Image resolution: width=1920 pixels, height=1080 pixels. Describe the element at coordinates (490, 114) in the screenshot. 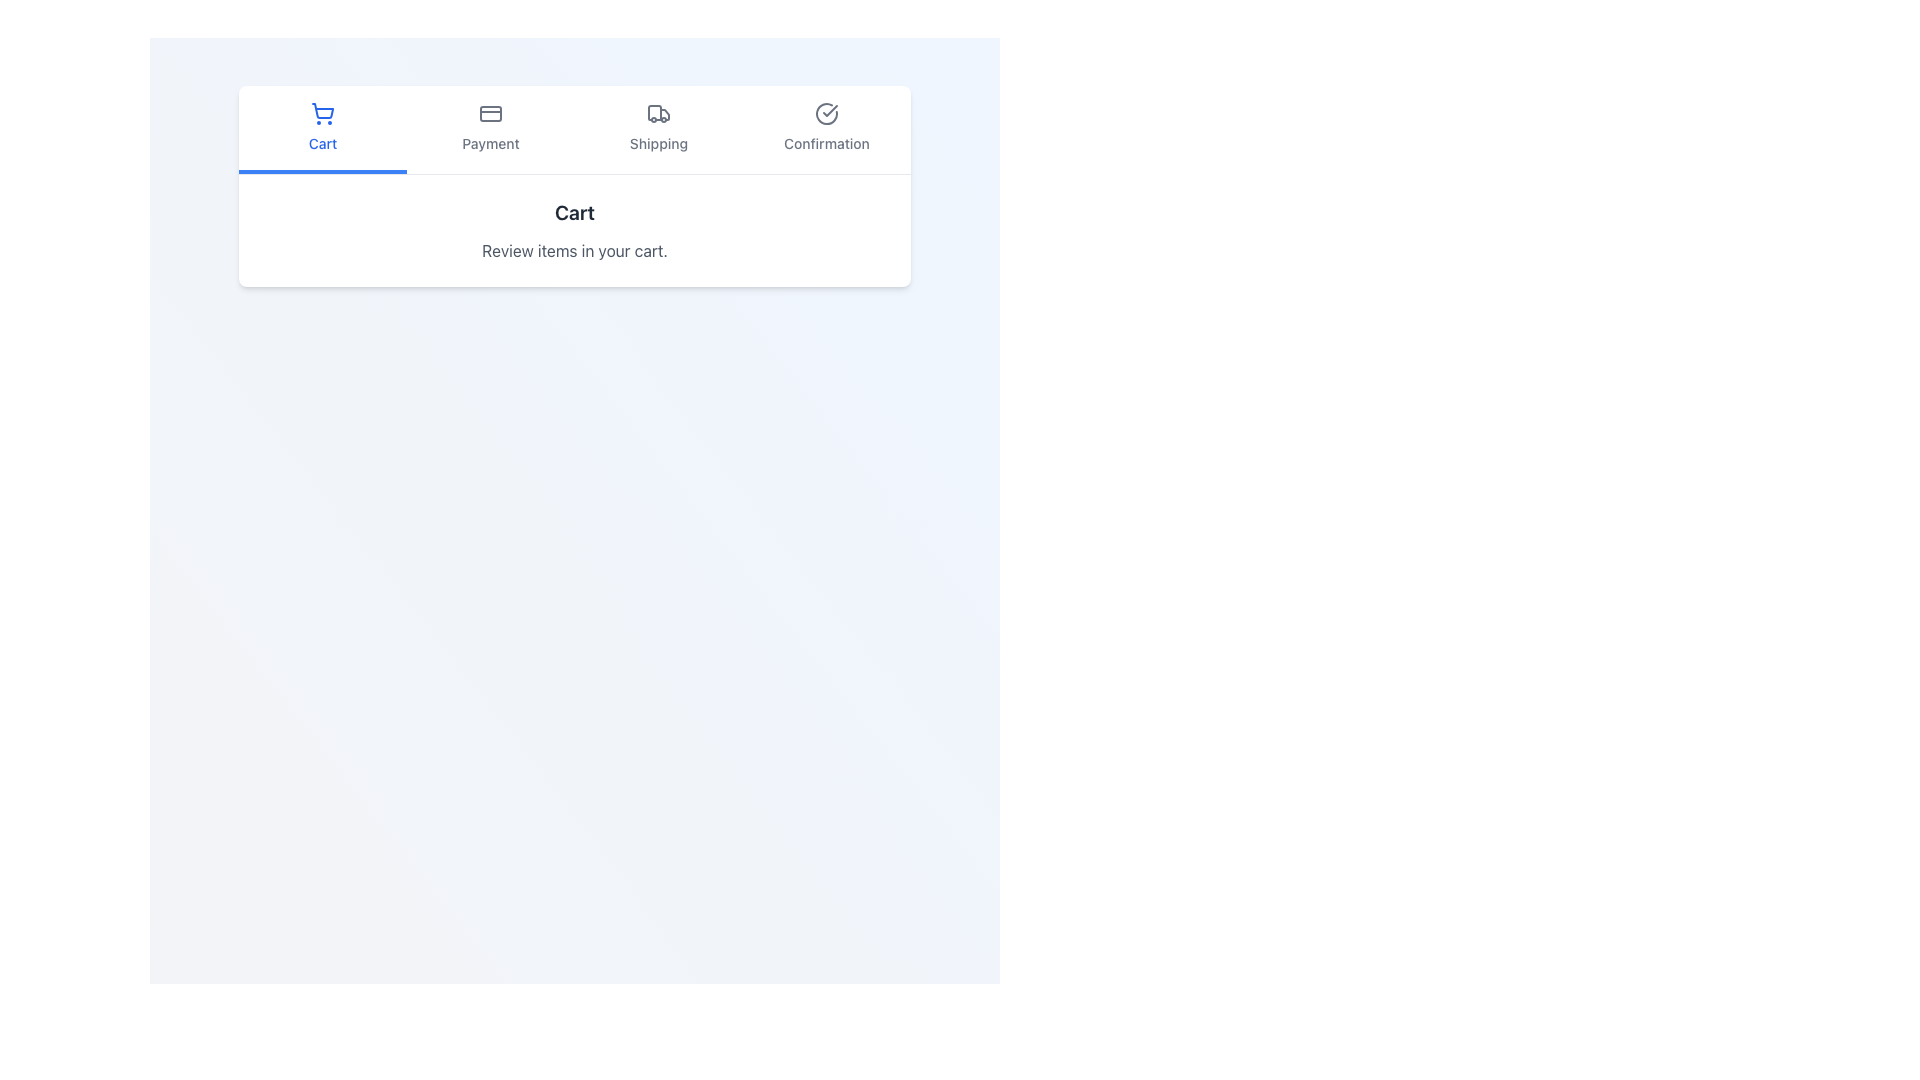

I see `the 'Payment' icon in the navigation bar, which visually represents the payment section and is located between the 'Cart' and 'Shipping' tabs` at that location.